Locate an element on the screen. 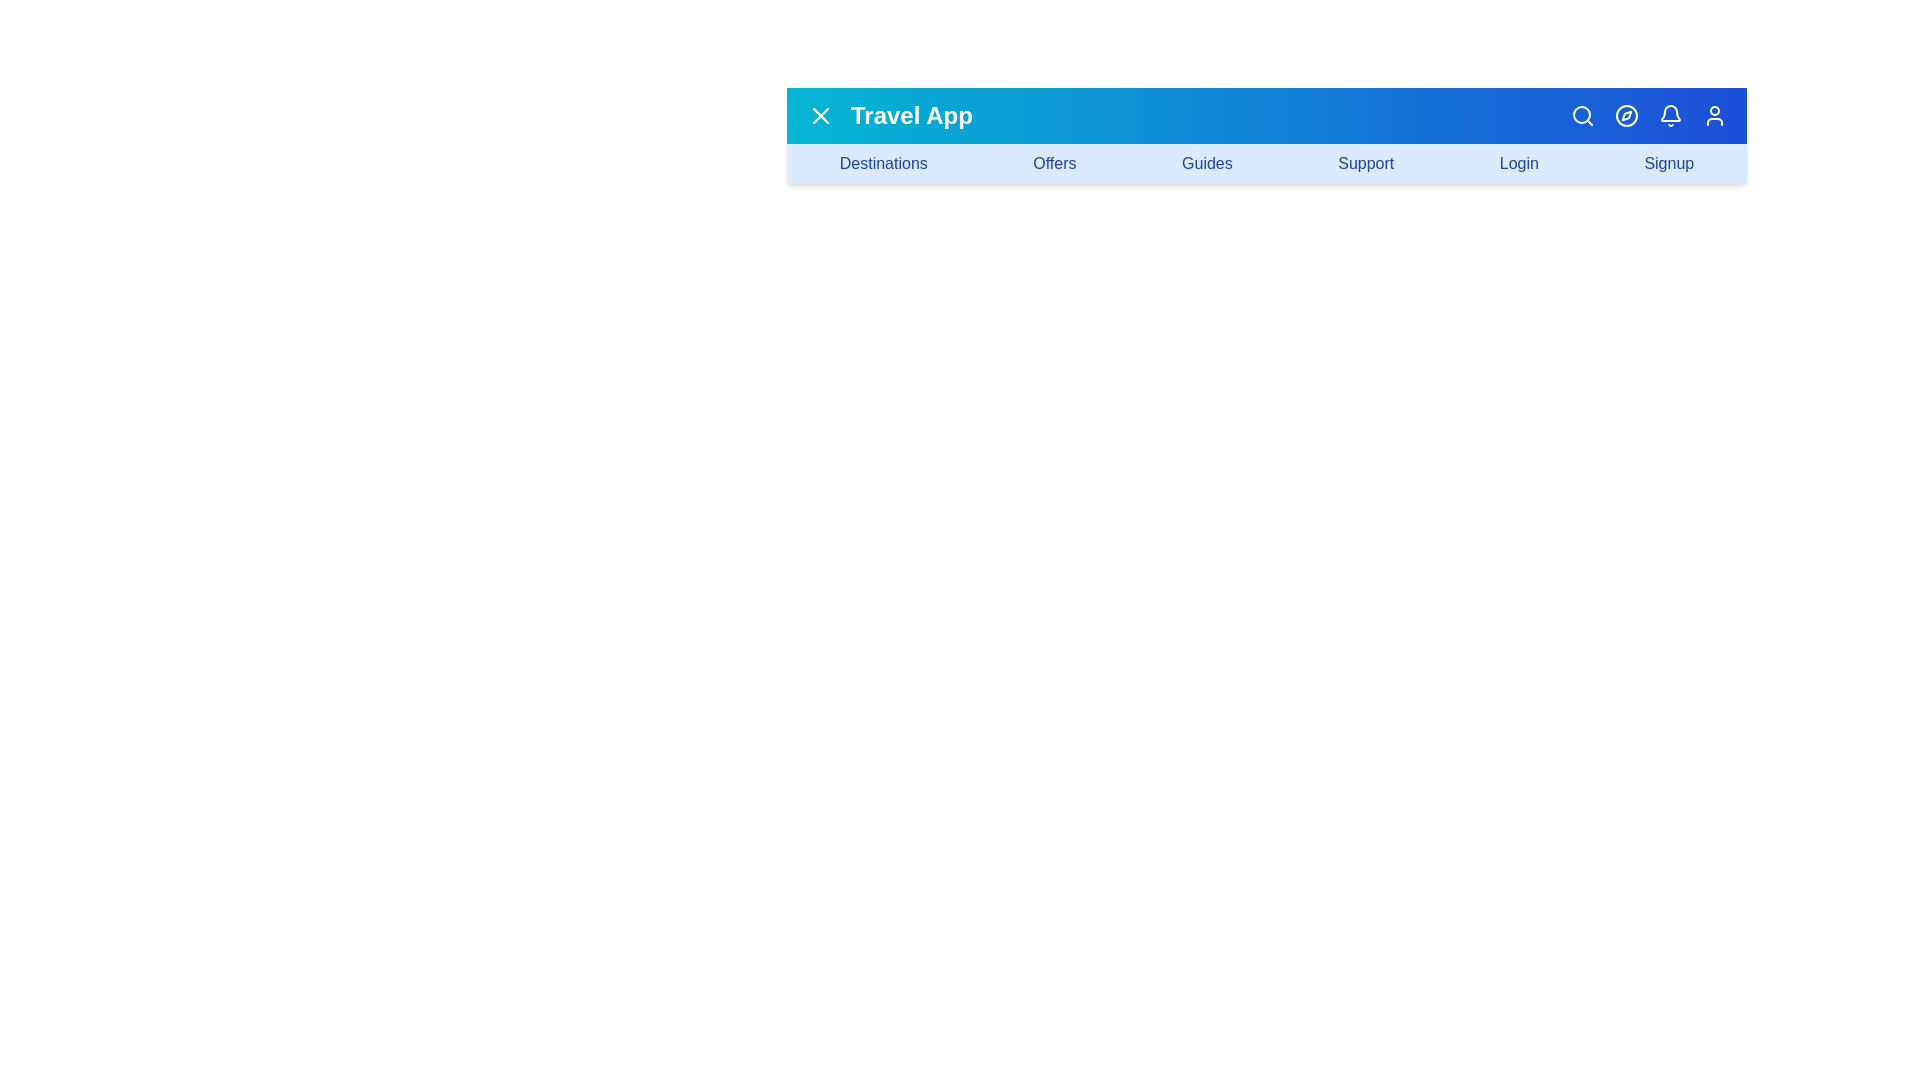 This screenshot has height=1080, width=1920. the menu item Login to observe visual feedback is located at coordinates (1518, 163).